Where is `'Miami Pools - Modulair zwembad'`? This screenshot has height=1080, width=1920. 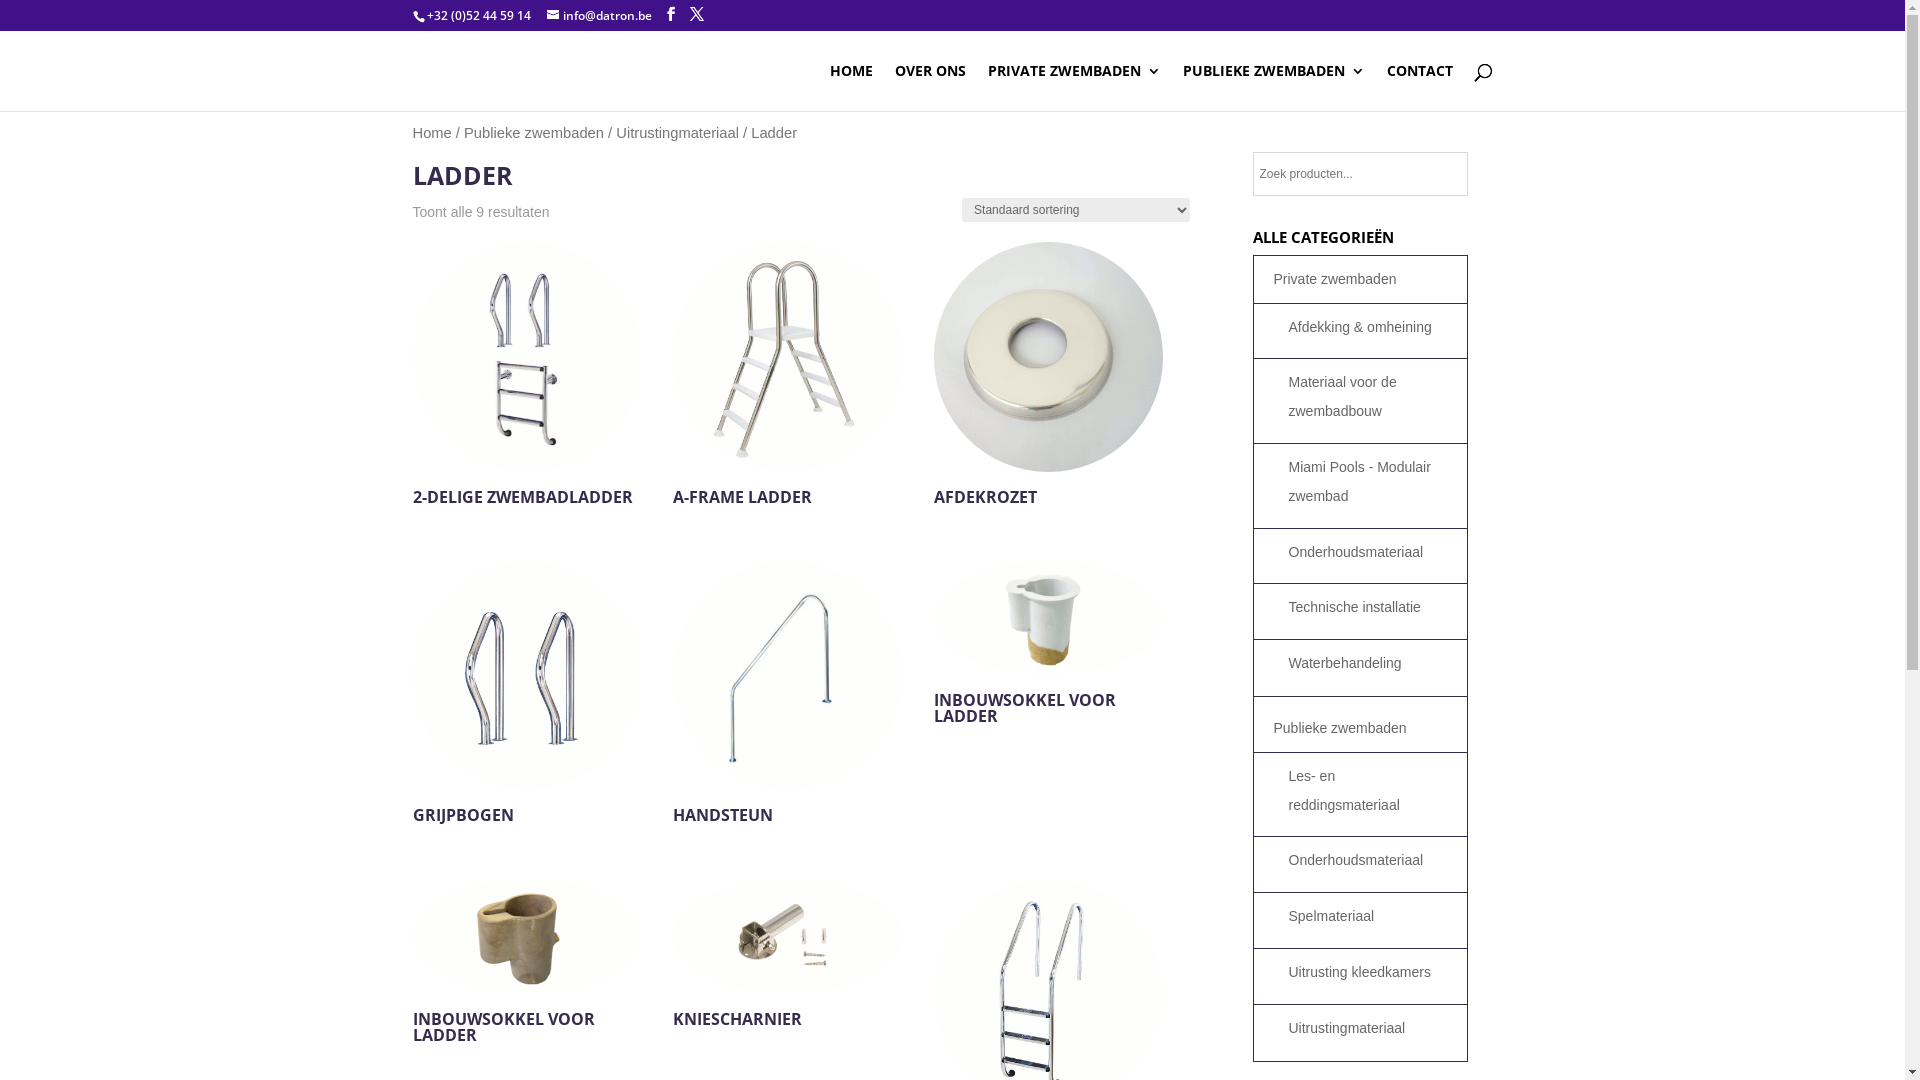
'Miami Pools - Modulair zwembad' is located at coordinates (1366, 482).